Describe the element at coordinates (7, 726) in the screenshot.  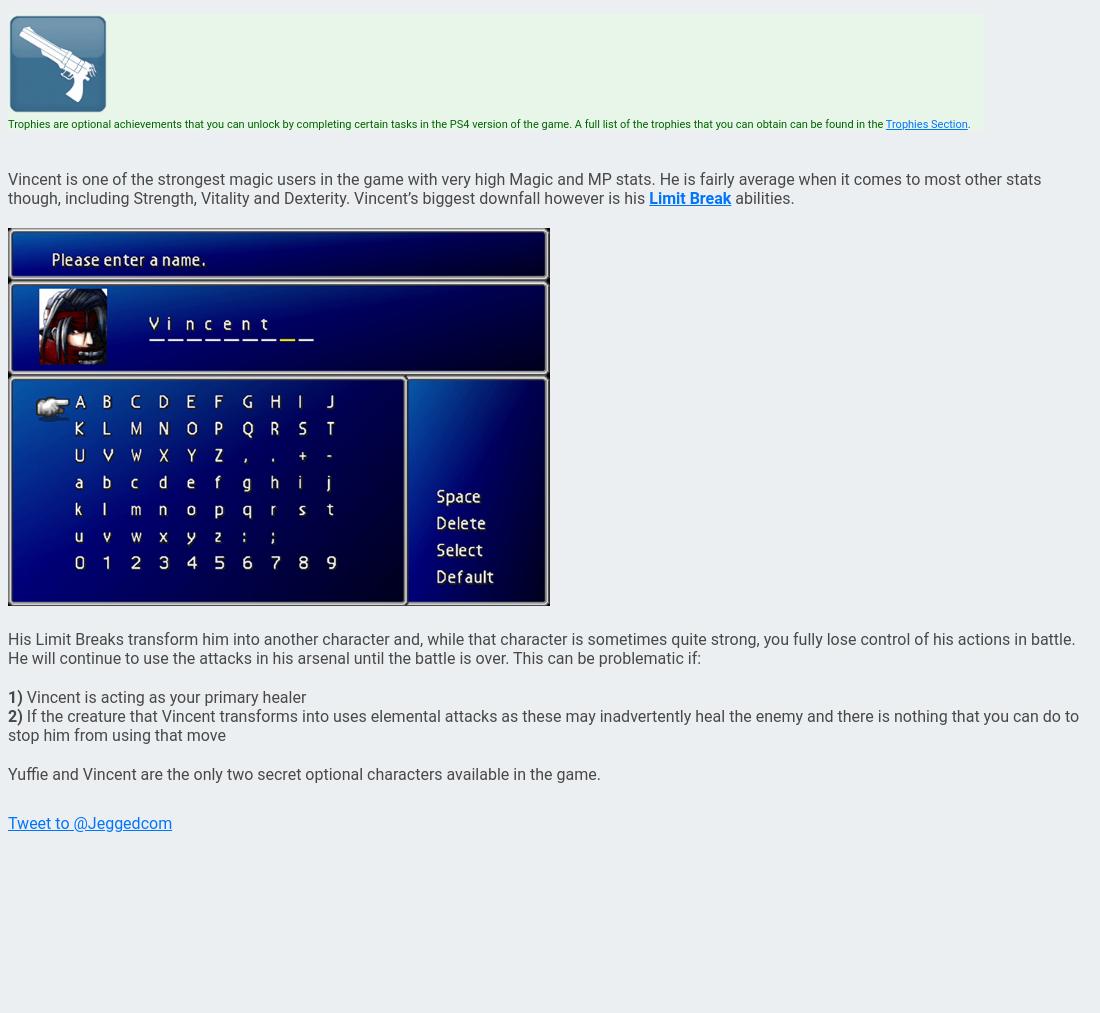
I see `'If the creature that Vincent transforms into uses elemental attacks as these may inadvertently heal the enemy and there is nothing that you can do to stop him from using that move'` at that location.